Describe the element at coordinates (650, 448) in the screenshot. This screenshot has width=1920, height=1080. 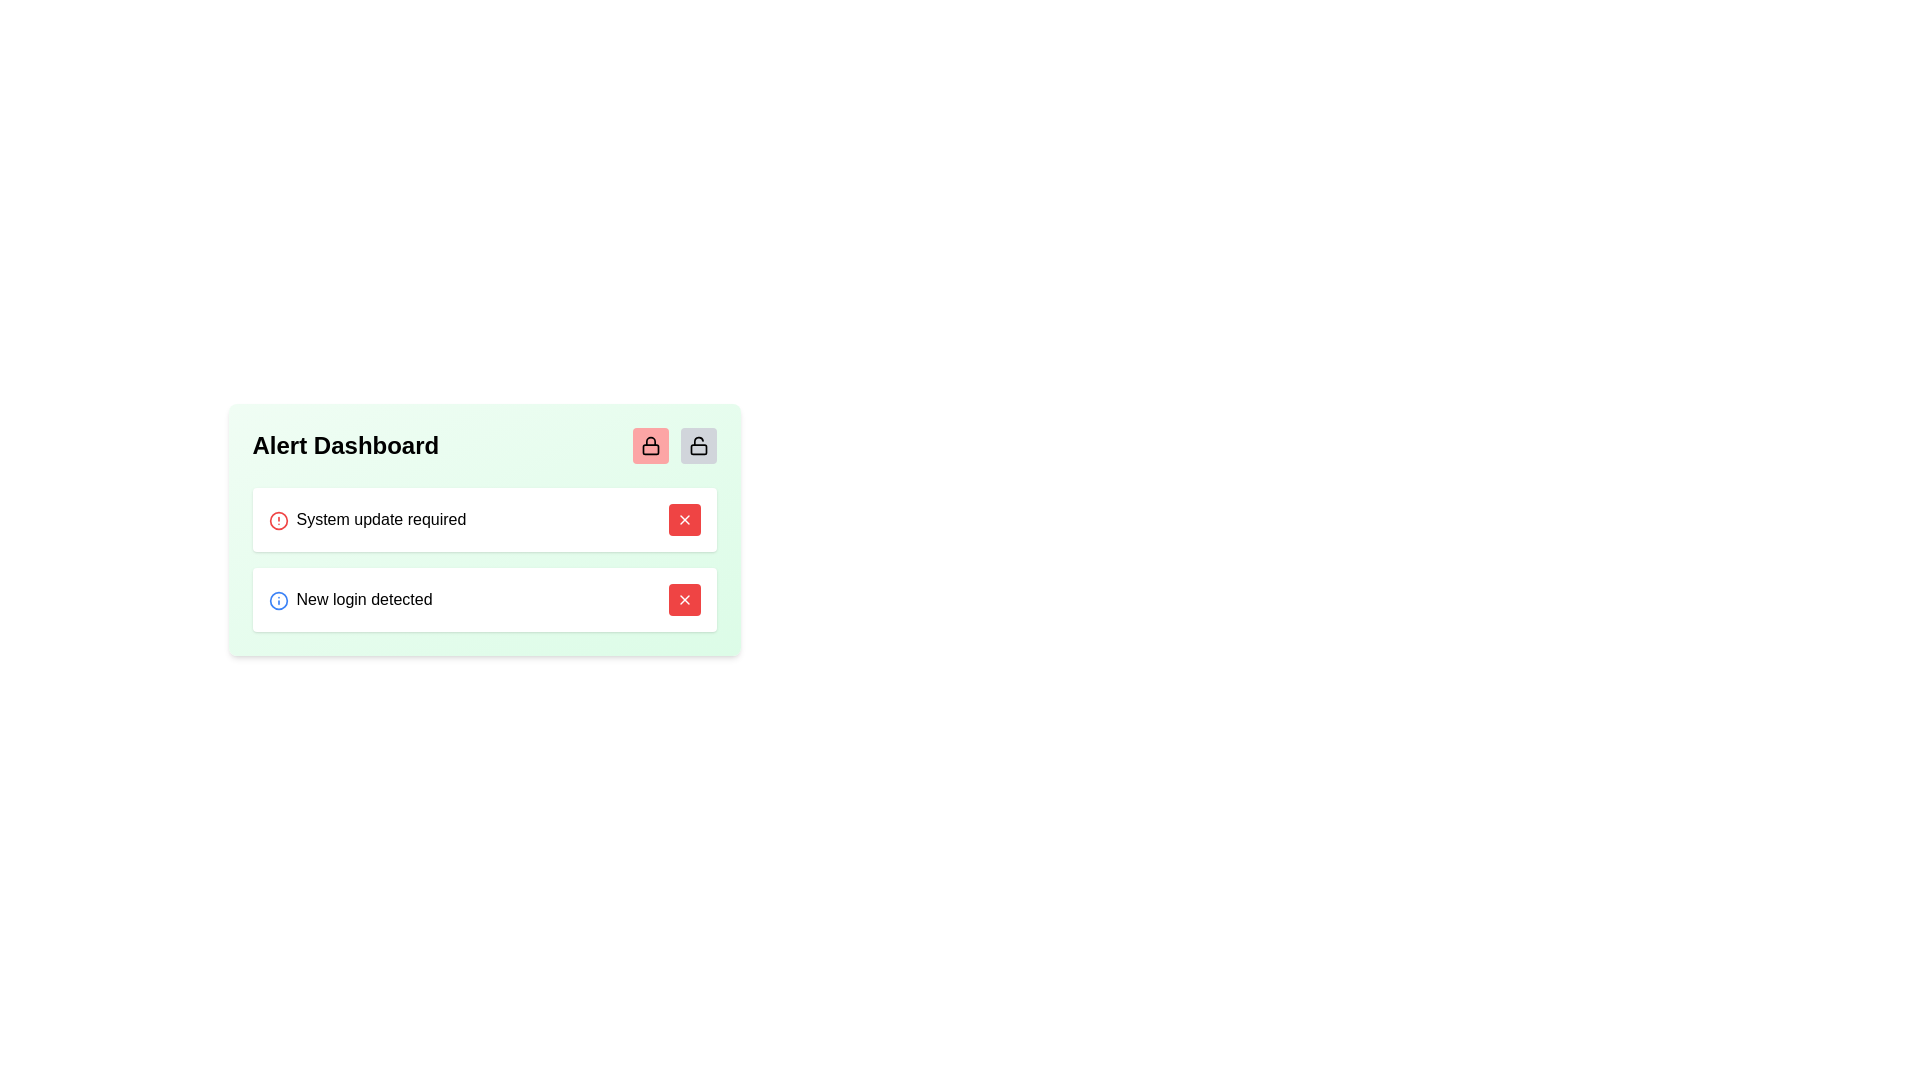
I see `the padlock-shaped icon representing a locked state, which is located to the right of the 'Alert Dashboard' label in the top-right corner of the main card interface` at that location.